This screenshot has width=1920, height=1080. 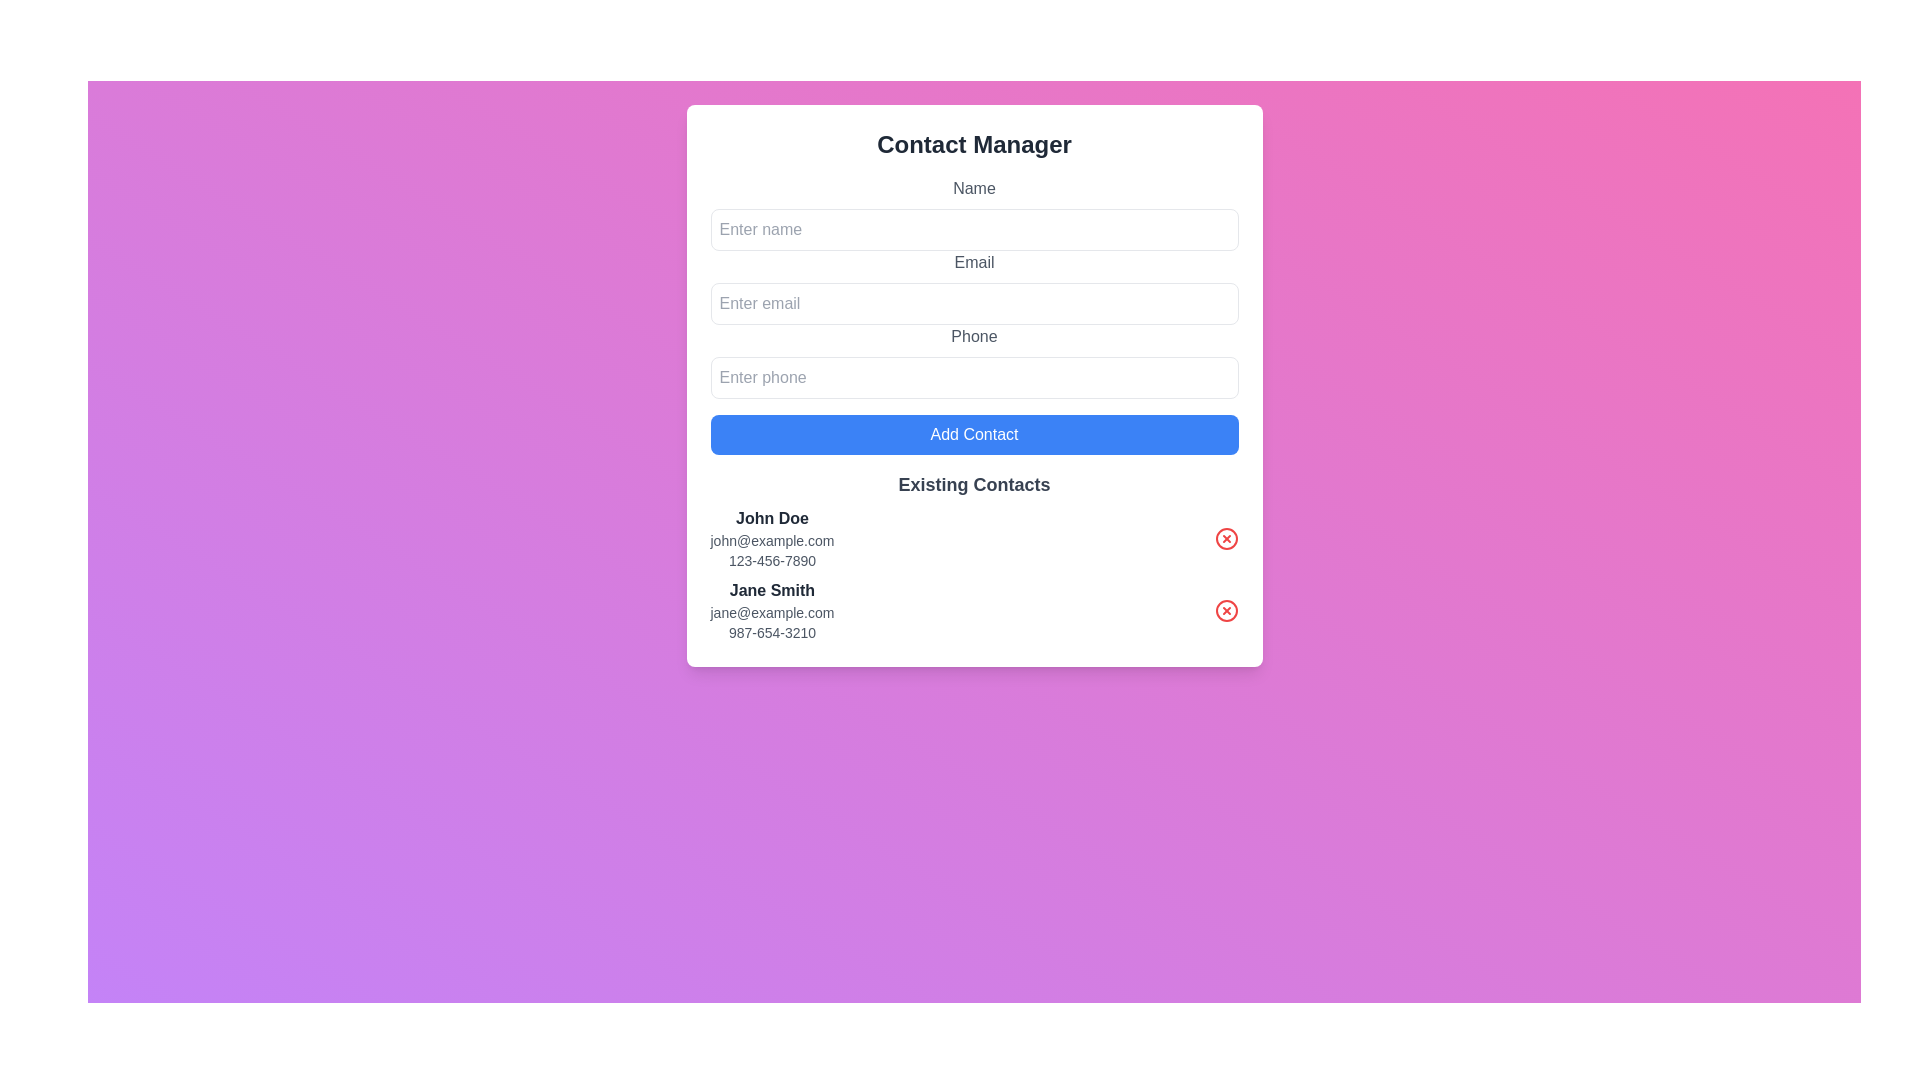 What do you see at coordinates (974, 335) in the screenshot?
I see `the text label displaying 'Phone' in dark gray color, positioned above the phone input field` at bounding box center [974, 335].